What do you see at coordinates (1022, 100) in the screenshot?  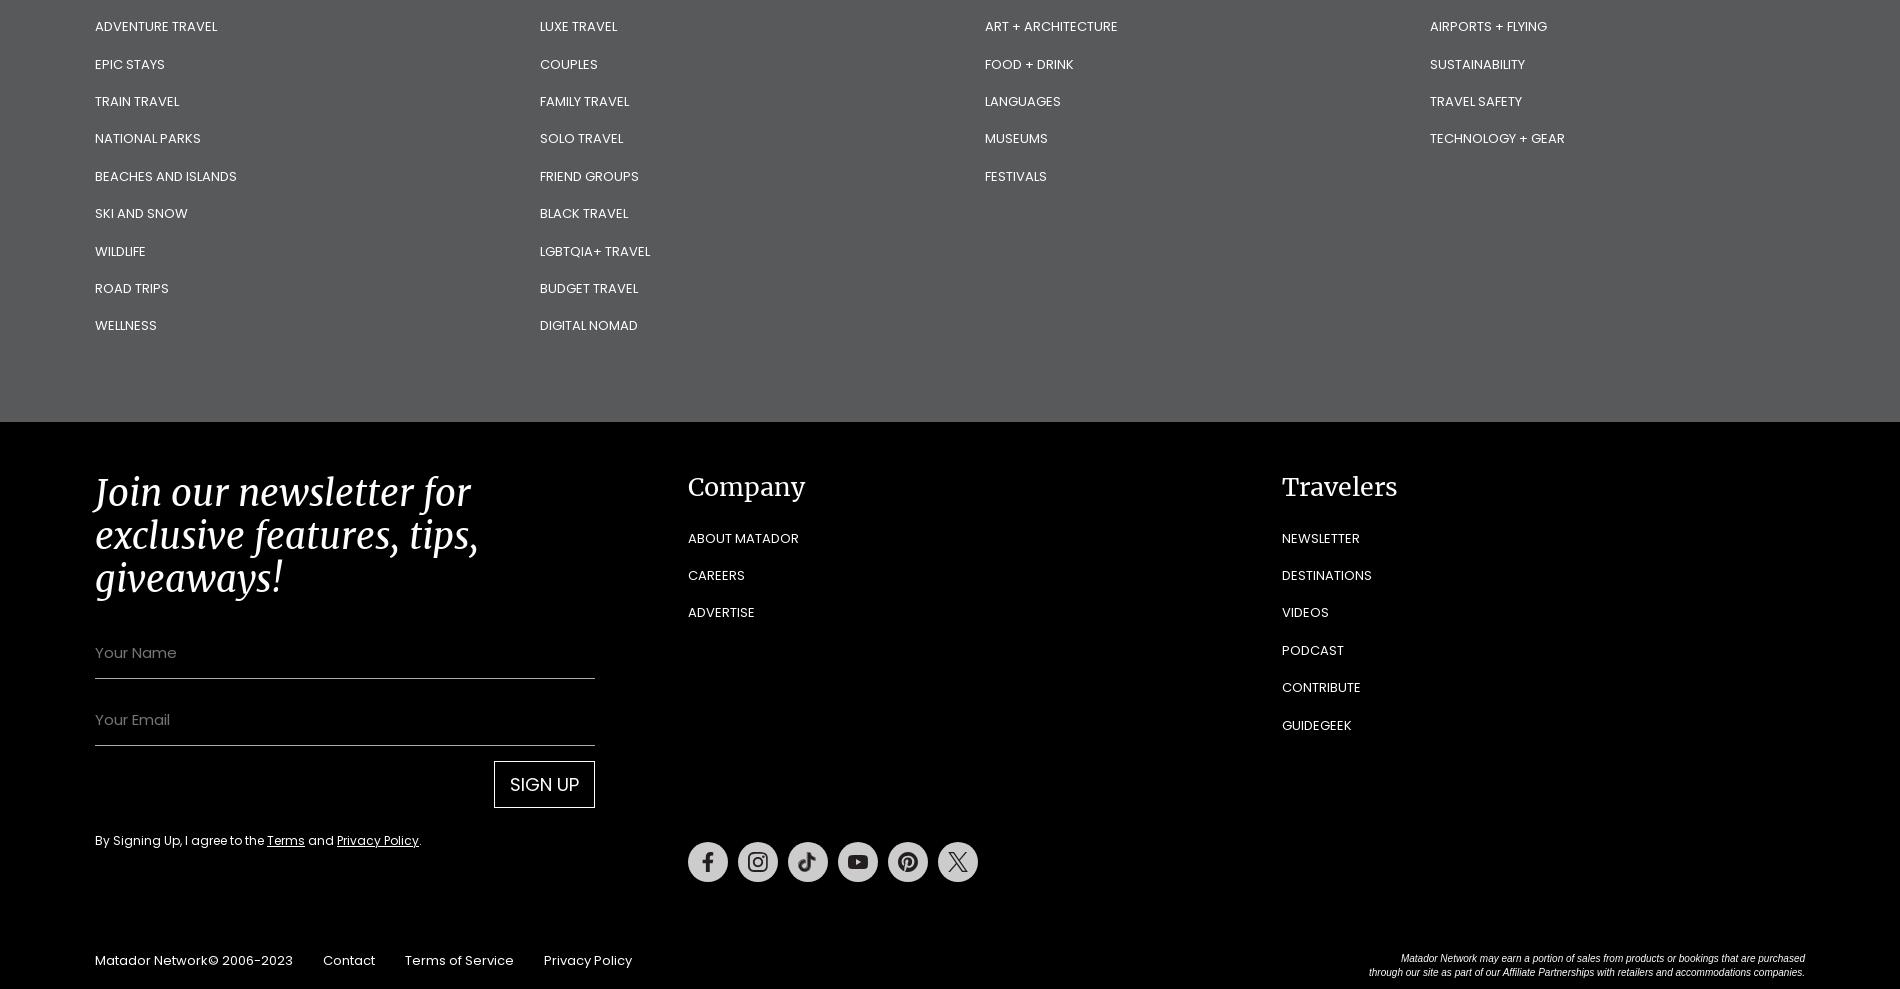 I see `'Languages'` at bounding box center [1022, 100].